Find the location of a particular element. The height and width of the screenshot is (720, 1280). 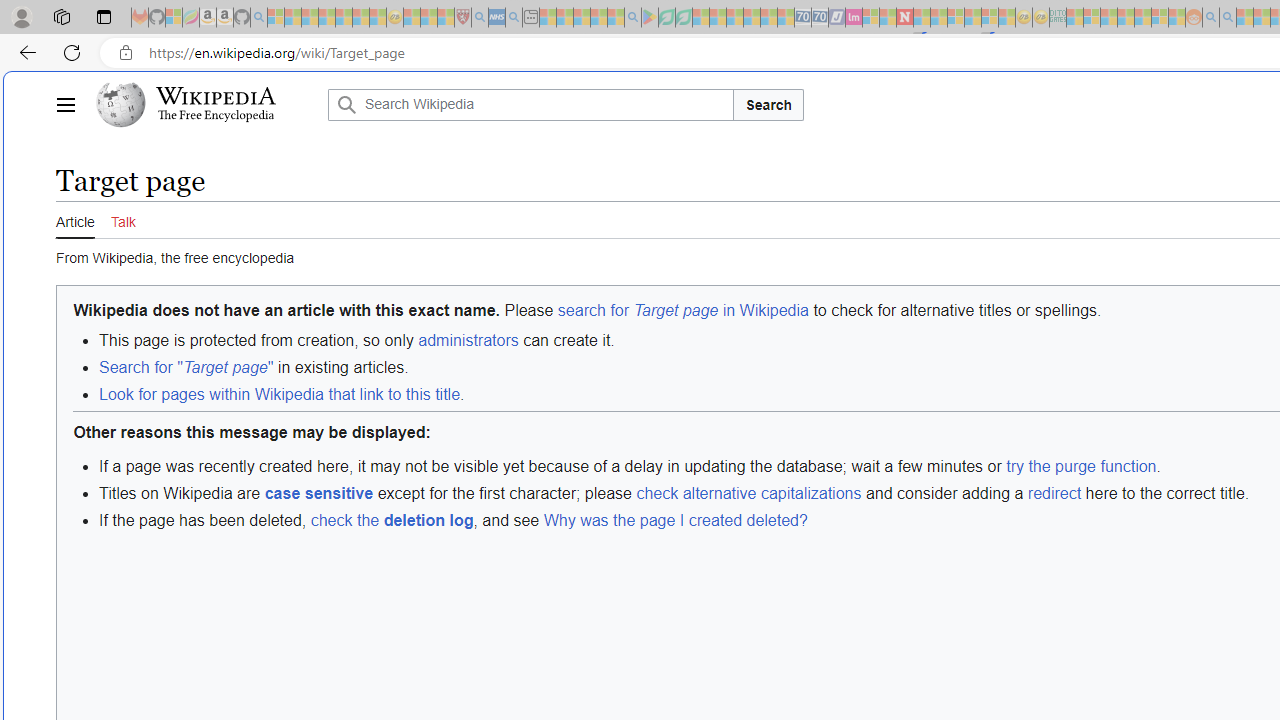

'Look for pages within Wikipedia that link to this title' is located at coordinates (278, 394).